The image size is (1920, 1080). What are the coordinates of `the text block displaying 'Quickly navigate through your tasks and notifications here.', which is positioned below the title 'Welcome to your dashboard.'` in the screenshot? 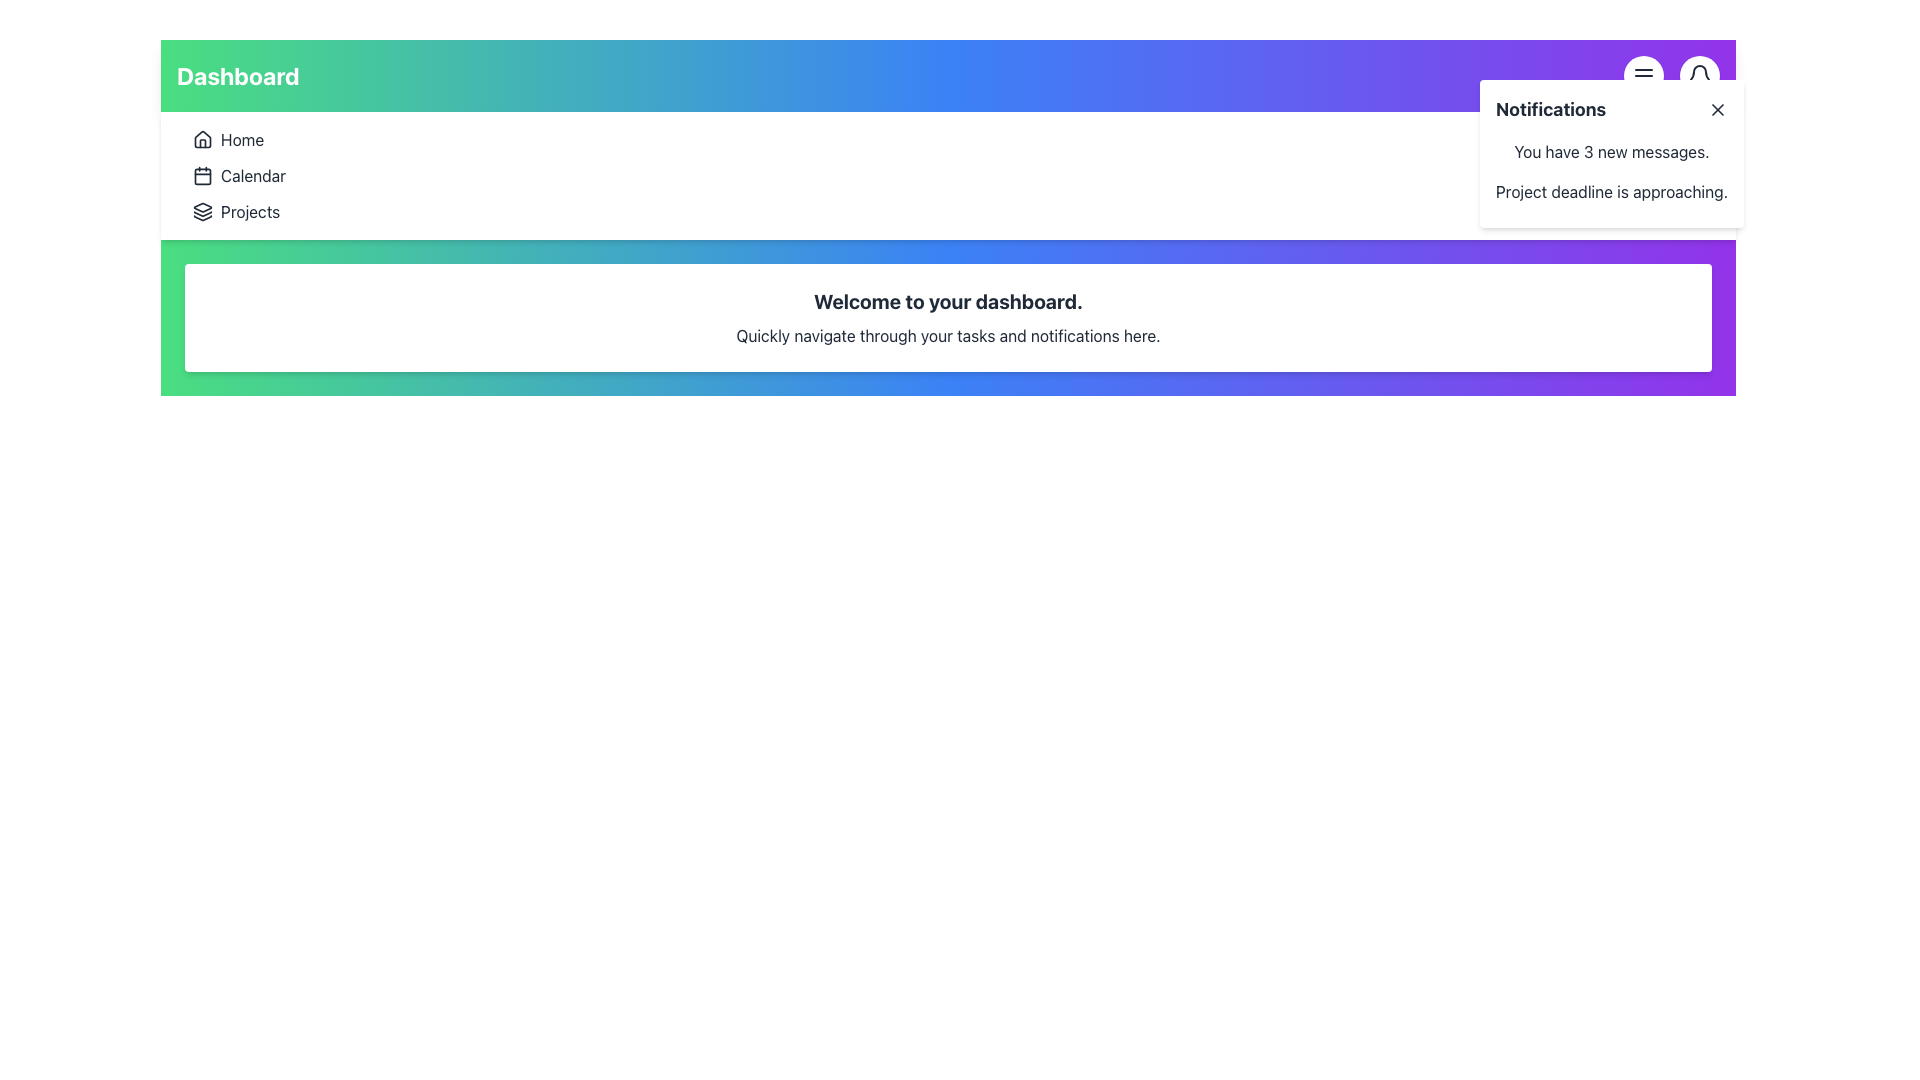 It's located at (947, 334).